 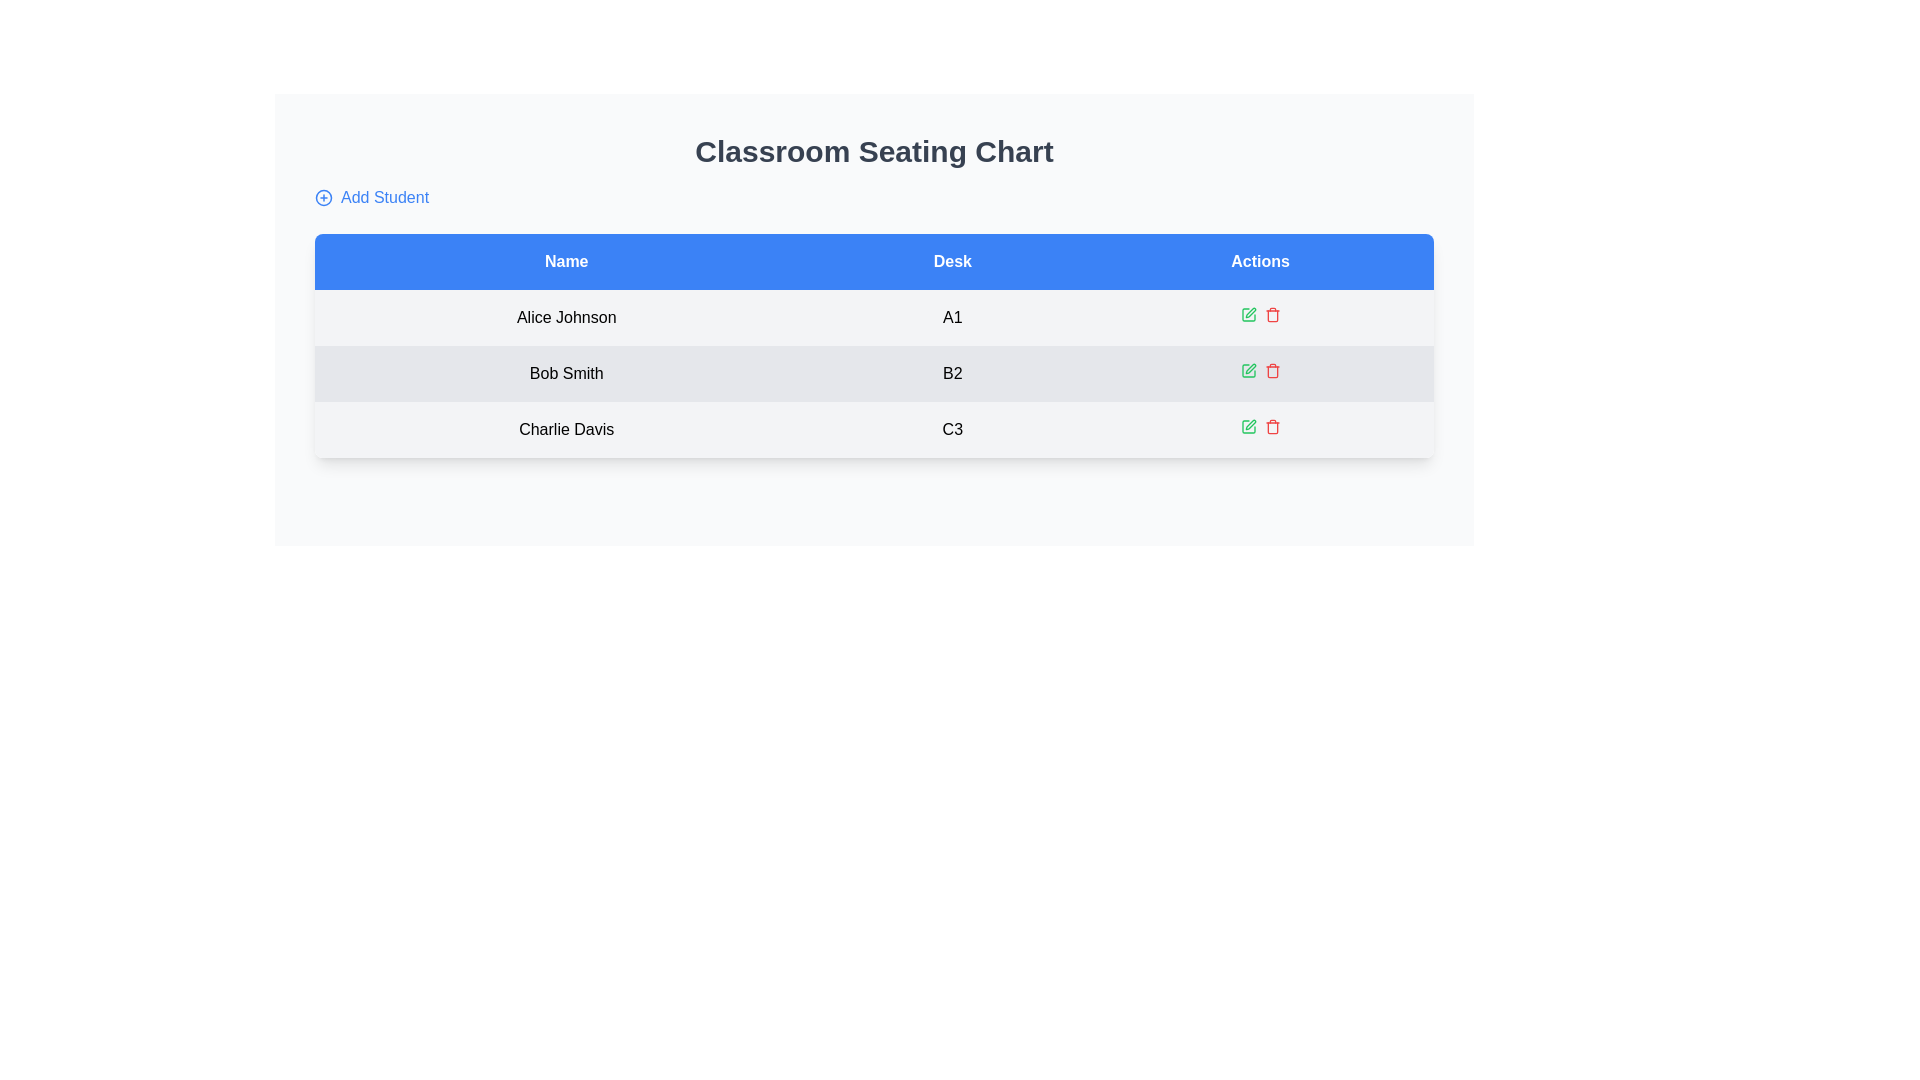 What do you see at coordinates (1271, 426) in the screenshot?
I see `the red trash can icon in the 'Actions' column` at bounding box center [1271, 426].